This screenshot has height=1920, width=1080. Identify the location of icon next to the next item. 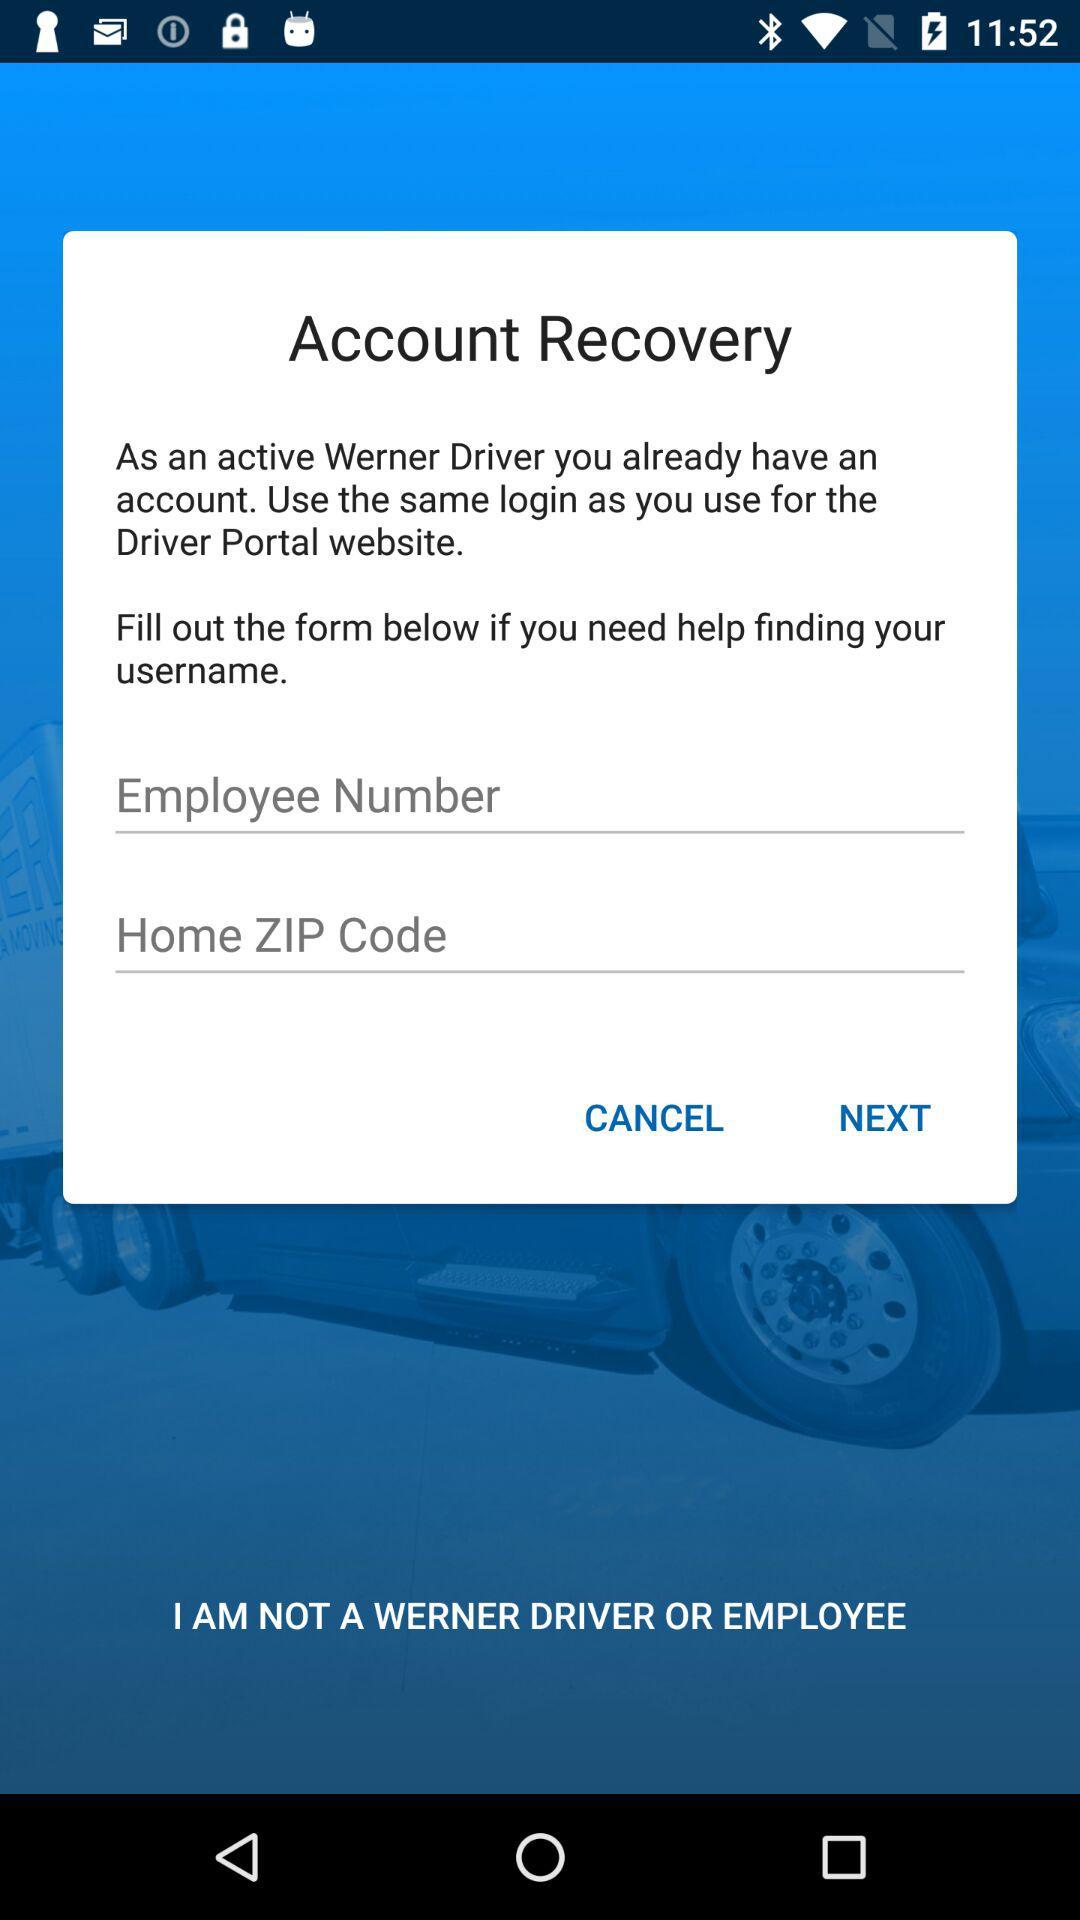
(654, 1118).